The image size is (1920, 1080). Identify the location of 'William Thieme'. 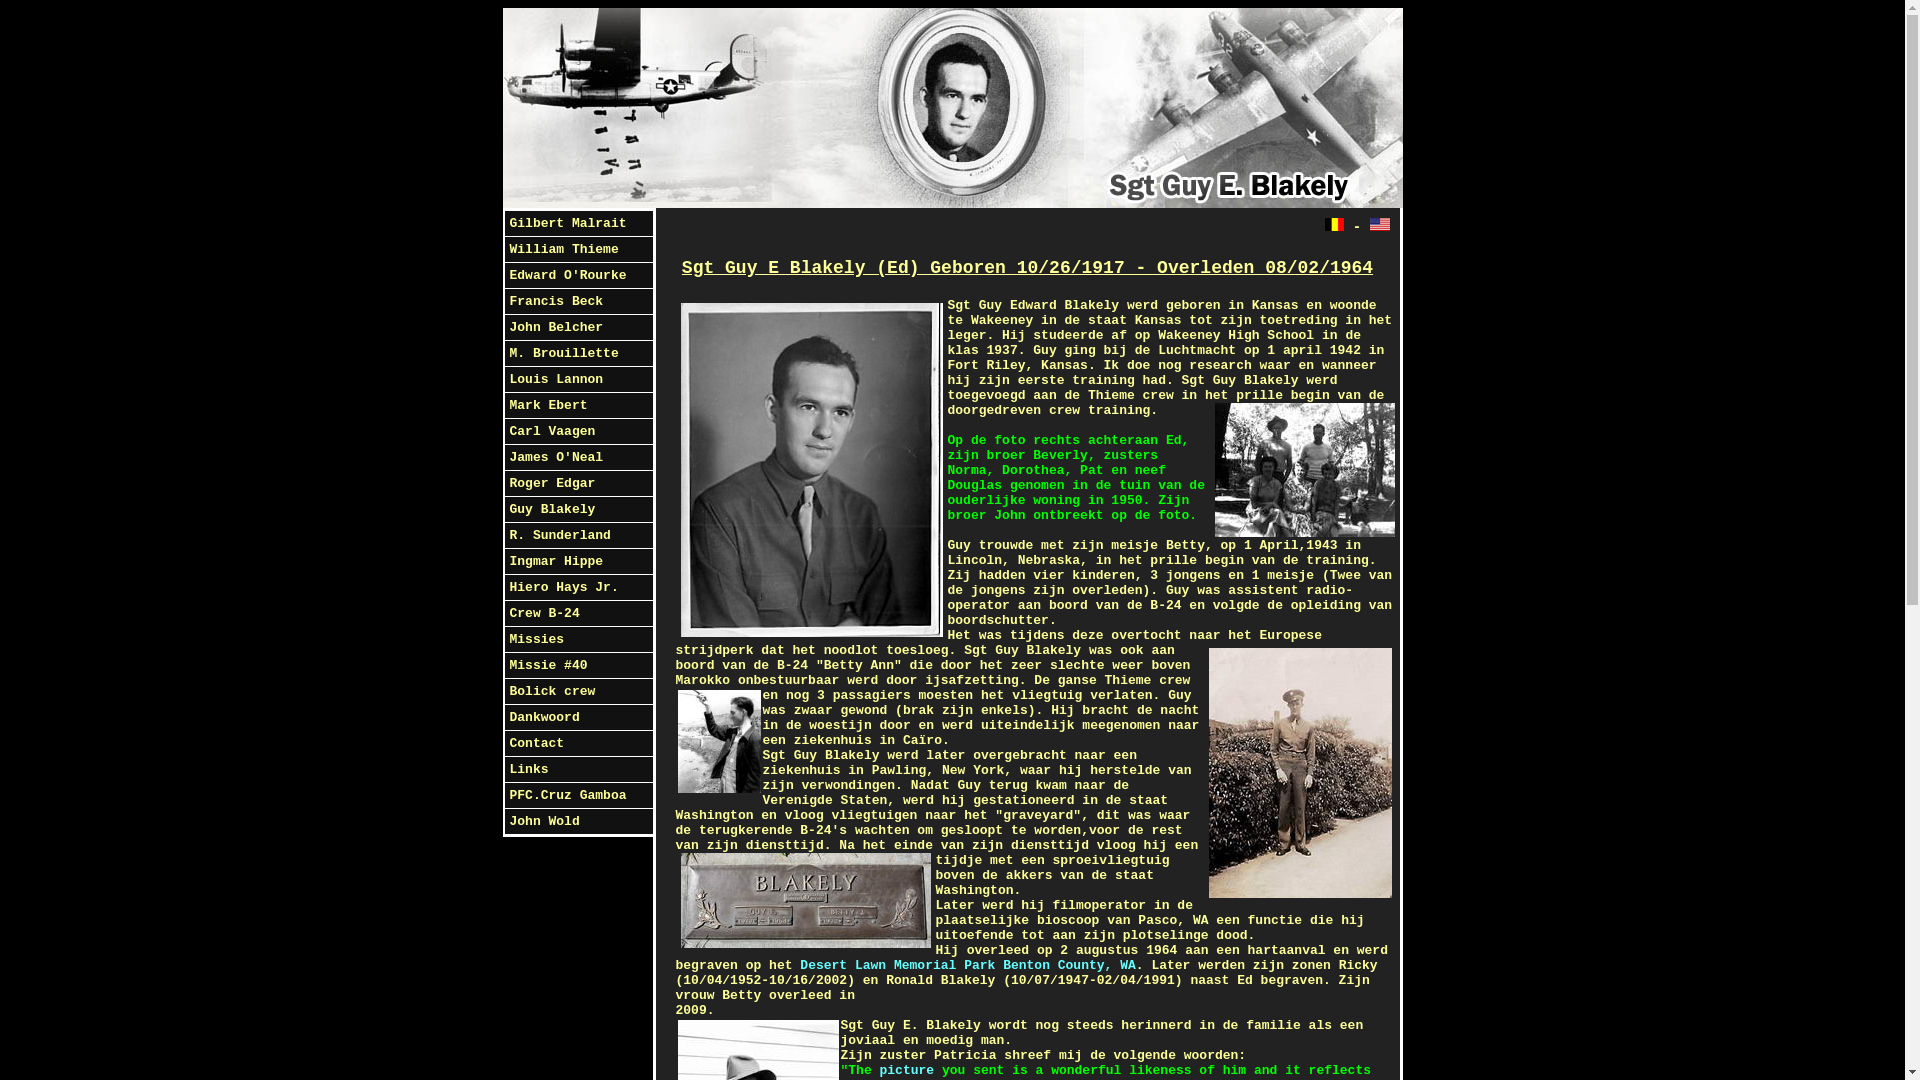
(576, 249).